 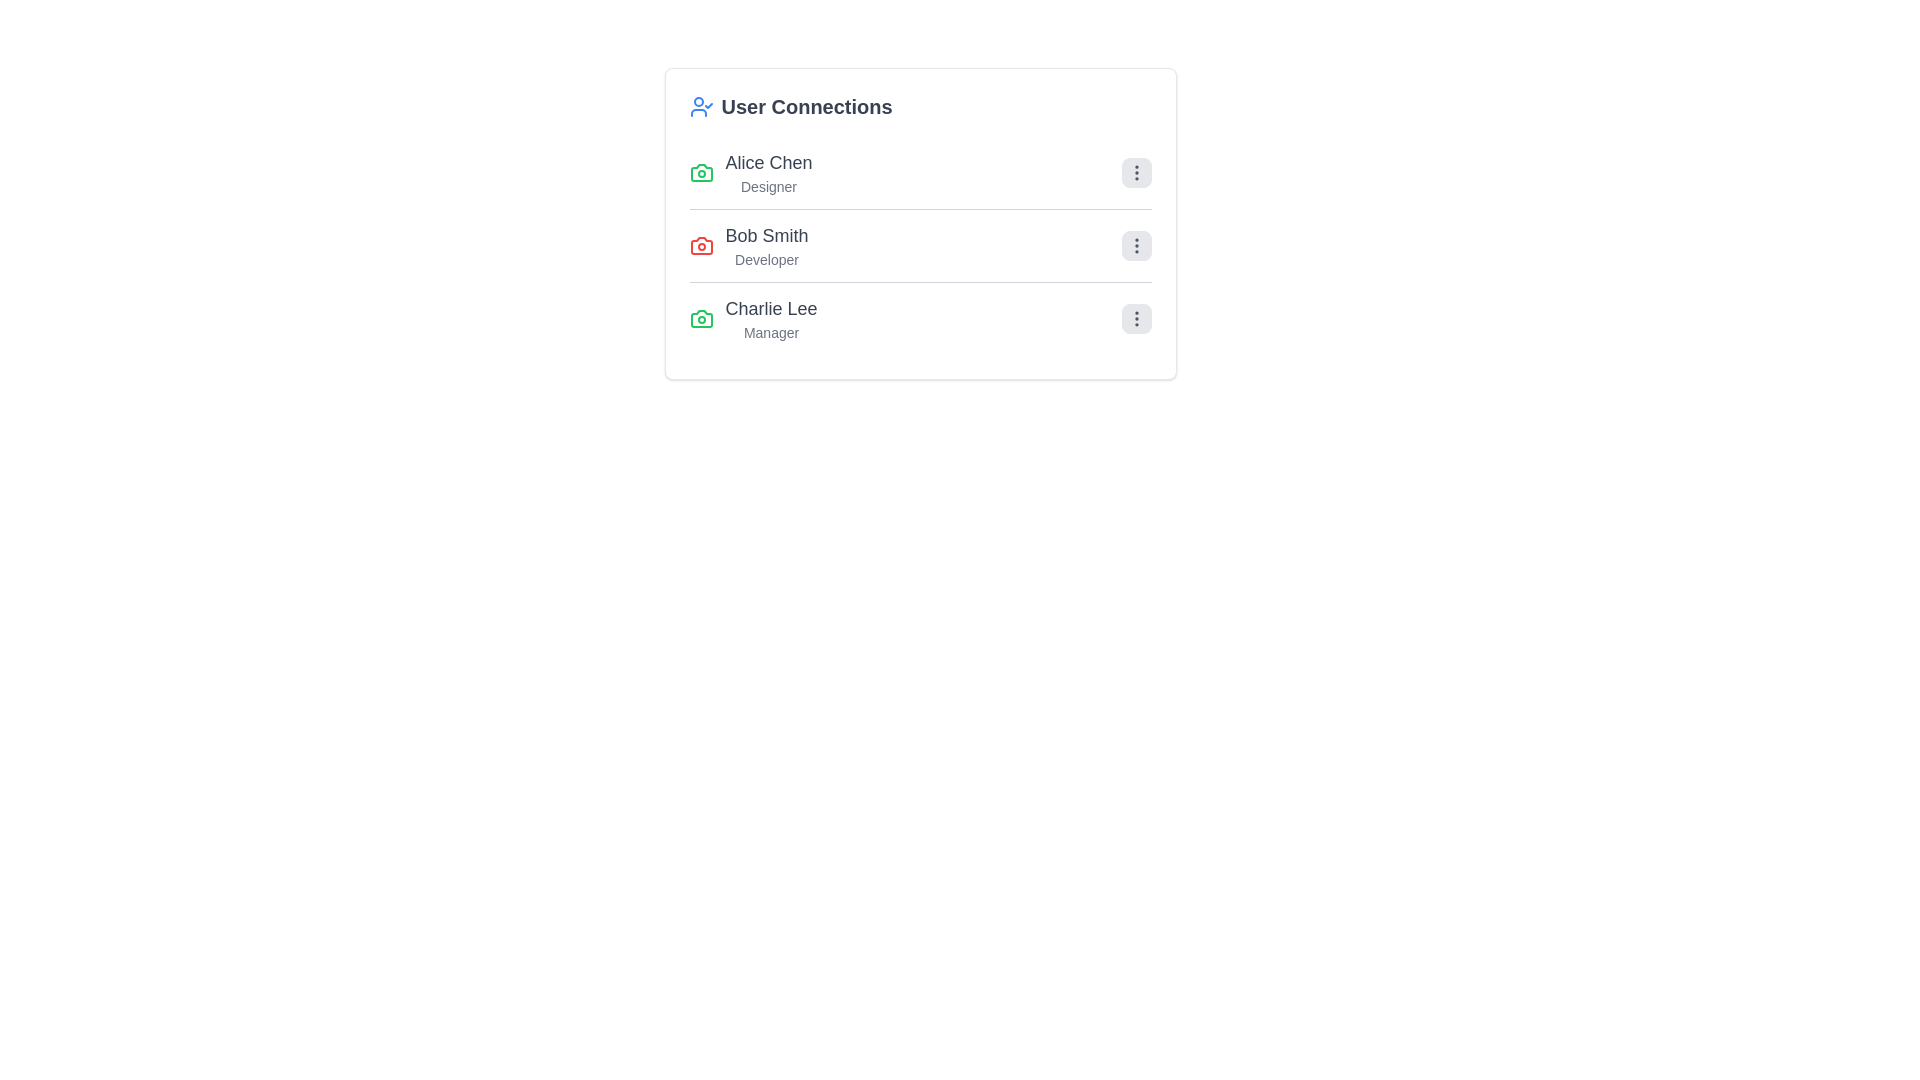 What do you see at coordinates (770, 318) in the screenshot?
I see `the text label displaying user profile information, positioned below 'Alice Chen' and 'Bob Smith' in the 'User Connections' card interface` at bounding box center [770, 318].